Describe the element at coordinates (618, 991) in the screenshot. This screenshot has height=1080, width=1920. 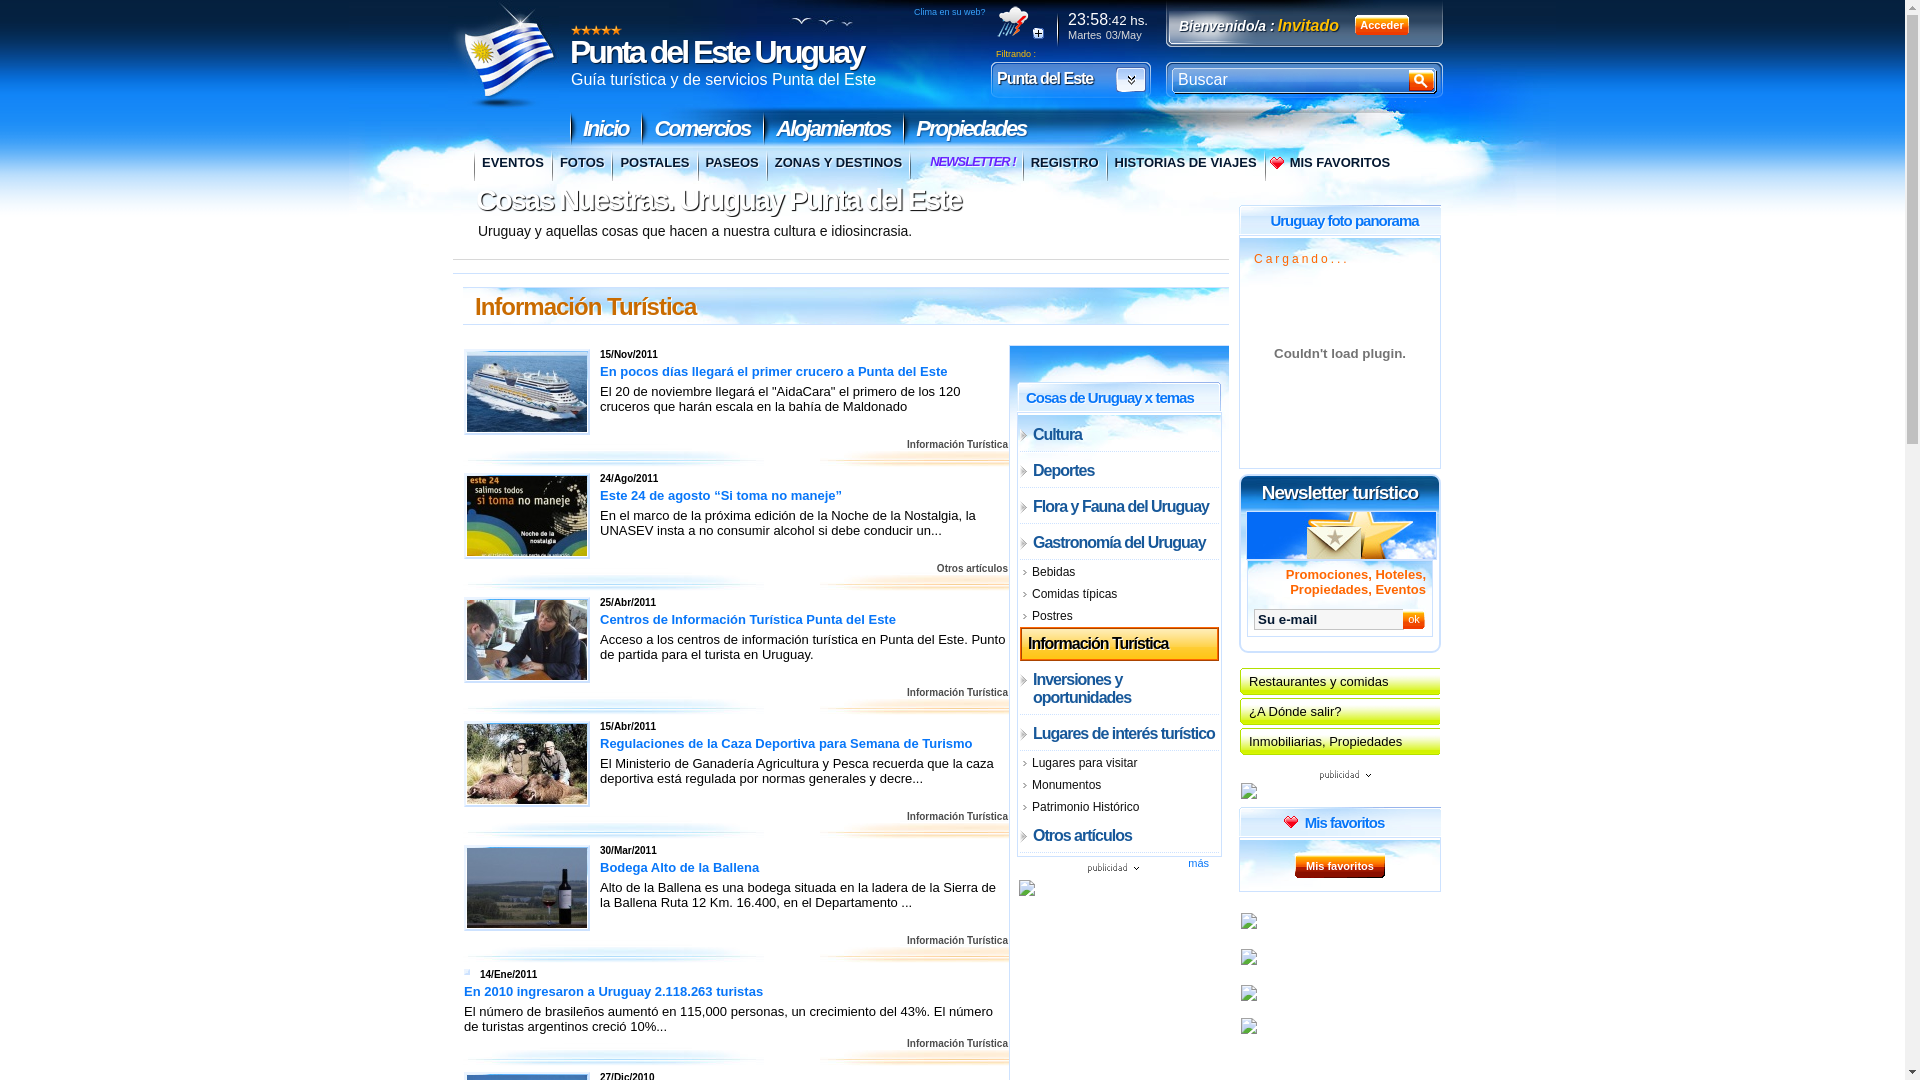
I see `'En 2010 ingresaron a Uruguay 2.118.263 turistas'` at that location.